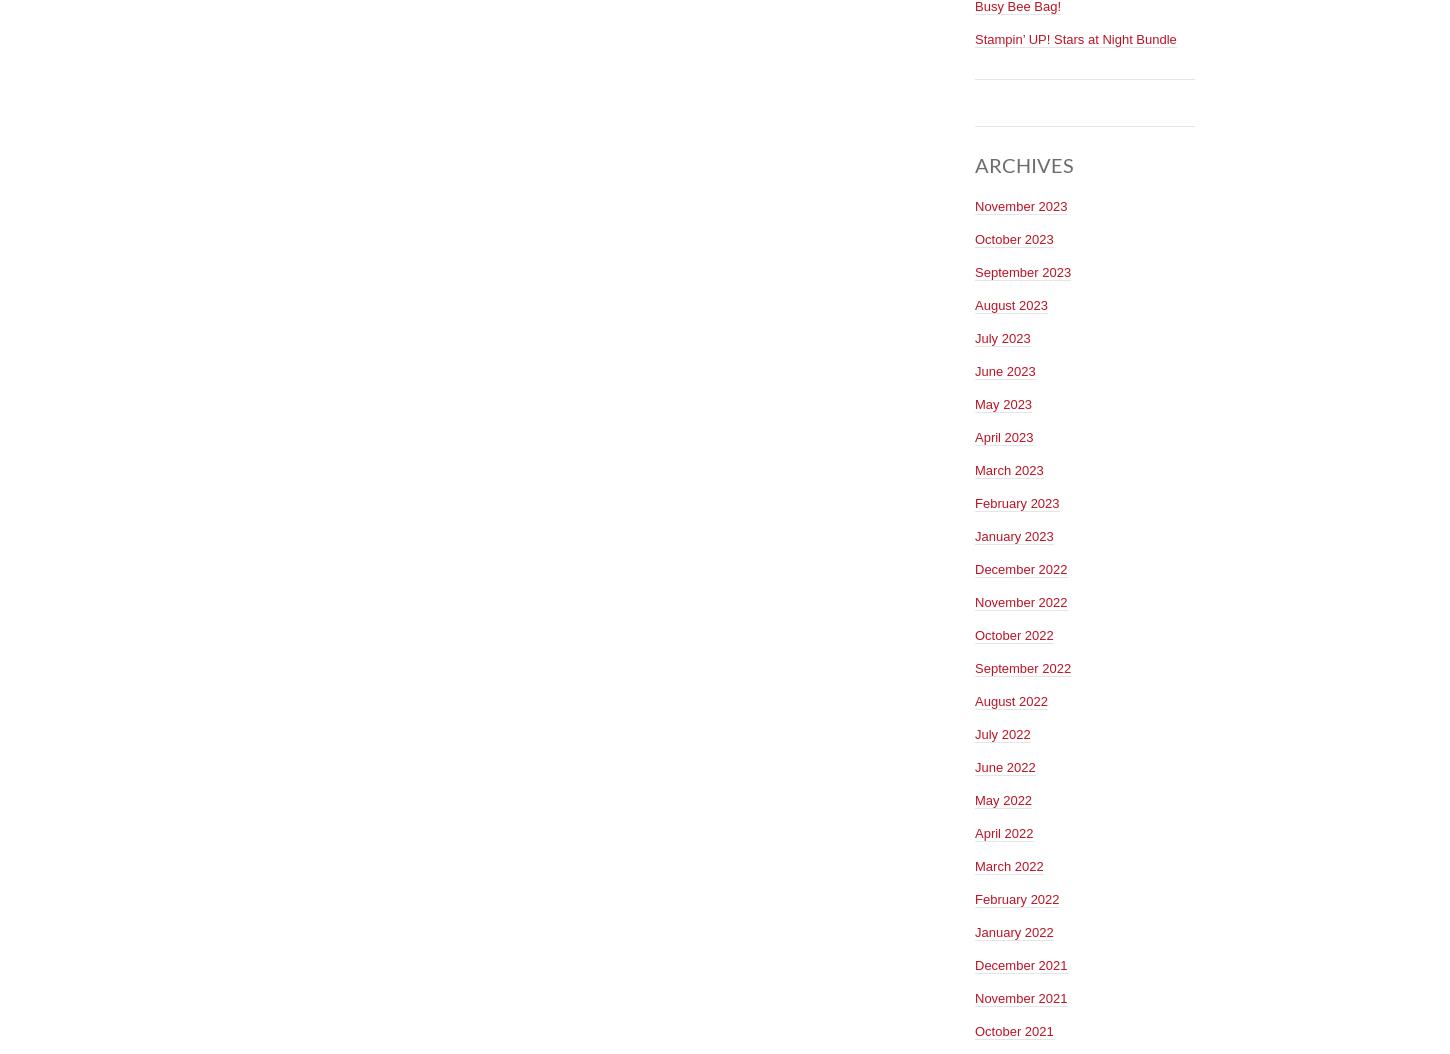 This screenshot has width=1450, height=1054. Describe the element at coordinates (1017, 897) in the screenshot. I see `'February 2022'` at that location.